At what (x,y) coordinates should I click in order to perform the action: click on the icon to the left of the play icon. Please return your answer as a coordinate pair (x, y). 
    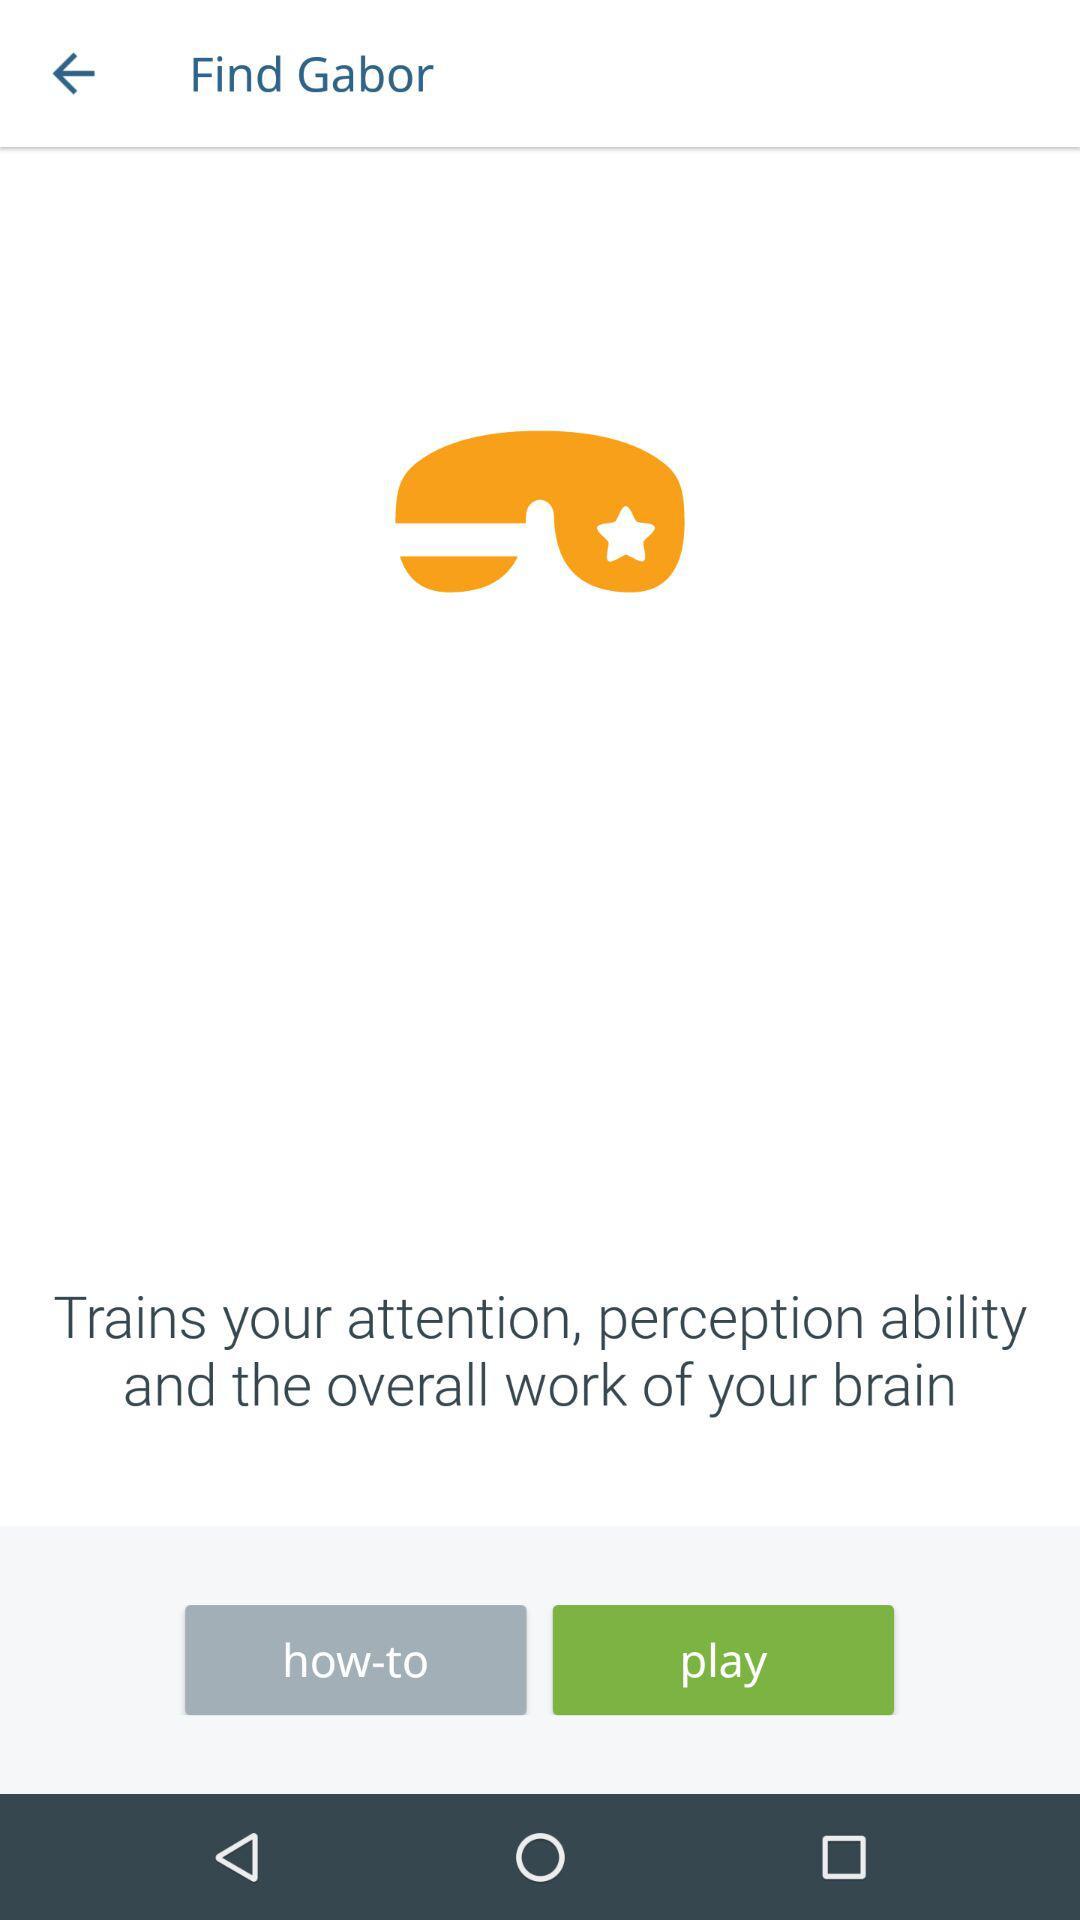
    Looking at the image, I should click on (354, 1660).